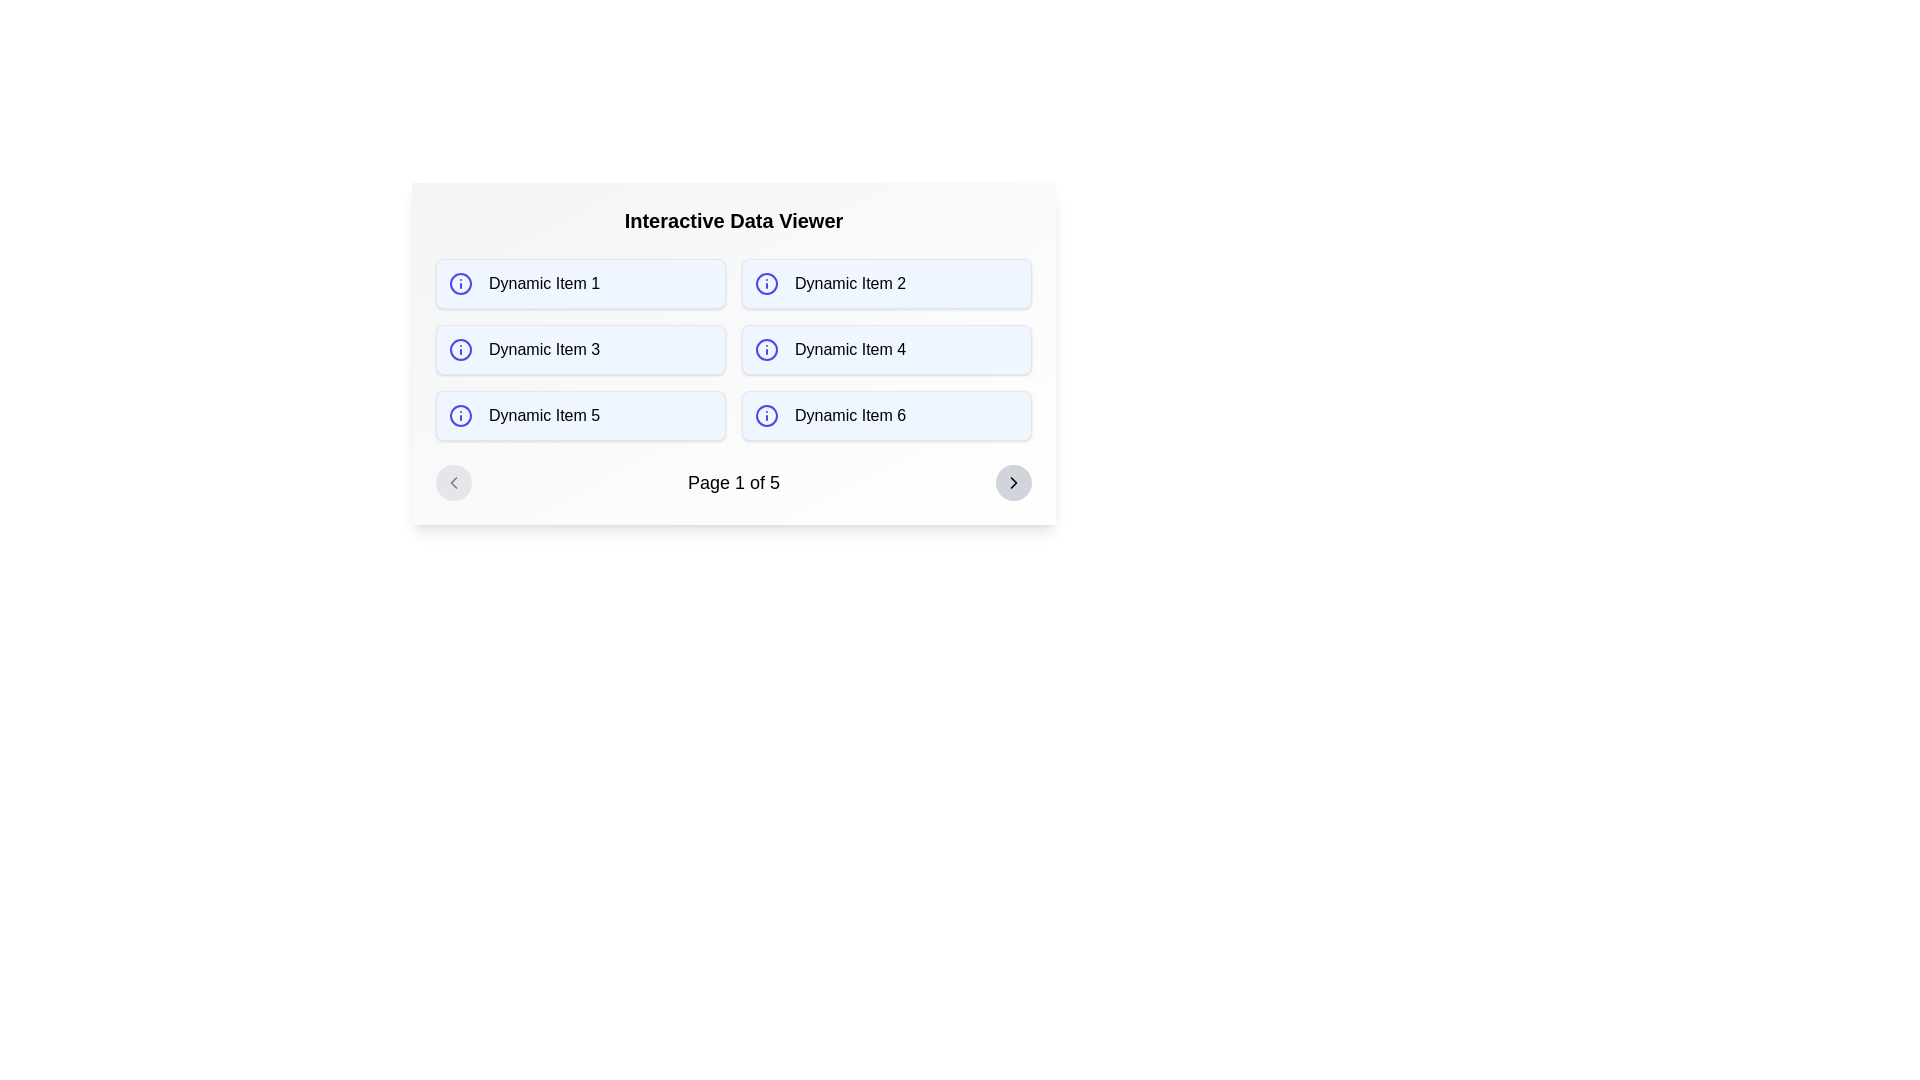  Describe the element at coordinates (766, 284) in the screenshot. I see `the blue circular outline info icon located to the left of the 'Dynamic Item 2' text in the top-right corner of the layout grid` at that location.